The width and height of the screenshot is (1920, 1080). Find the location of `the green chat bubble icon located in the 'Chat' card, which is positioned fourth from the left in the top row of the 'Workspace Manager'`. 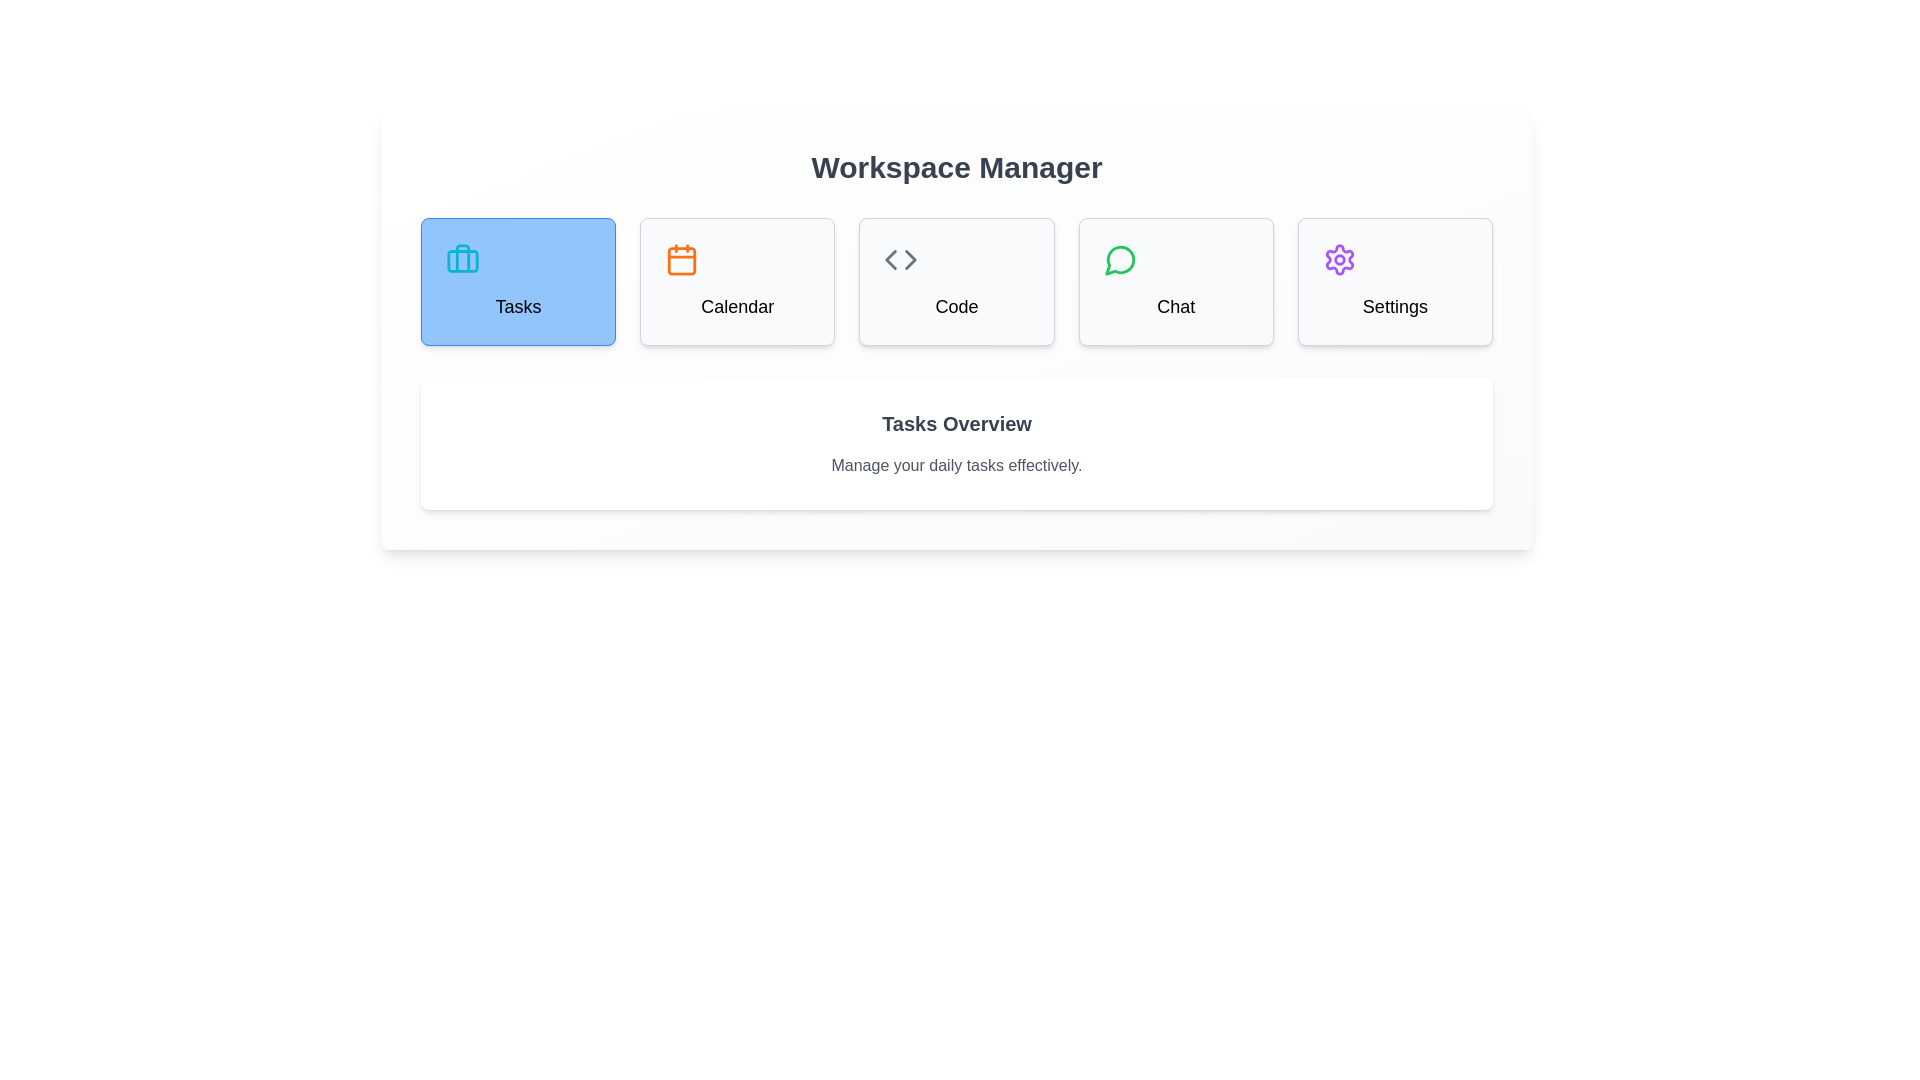

the green chat bubble icon located in the 'Chat' card, which is positioned fourth from the left in the top row of the 'Workspace Manager' is located at coordinates (1120, 258).